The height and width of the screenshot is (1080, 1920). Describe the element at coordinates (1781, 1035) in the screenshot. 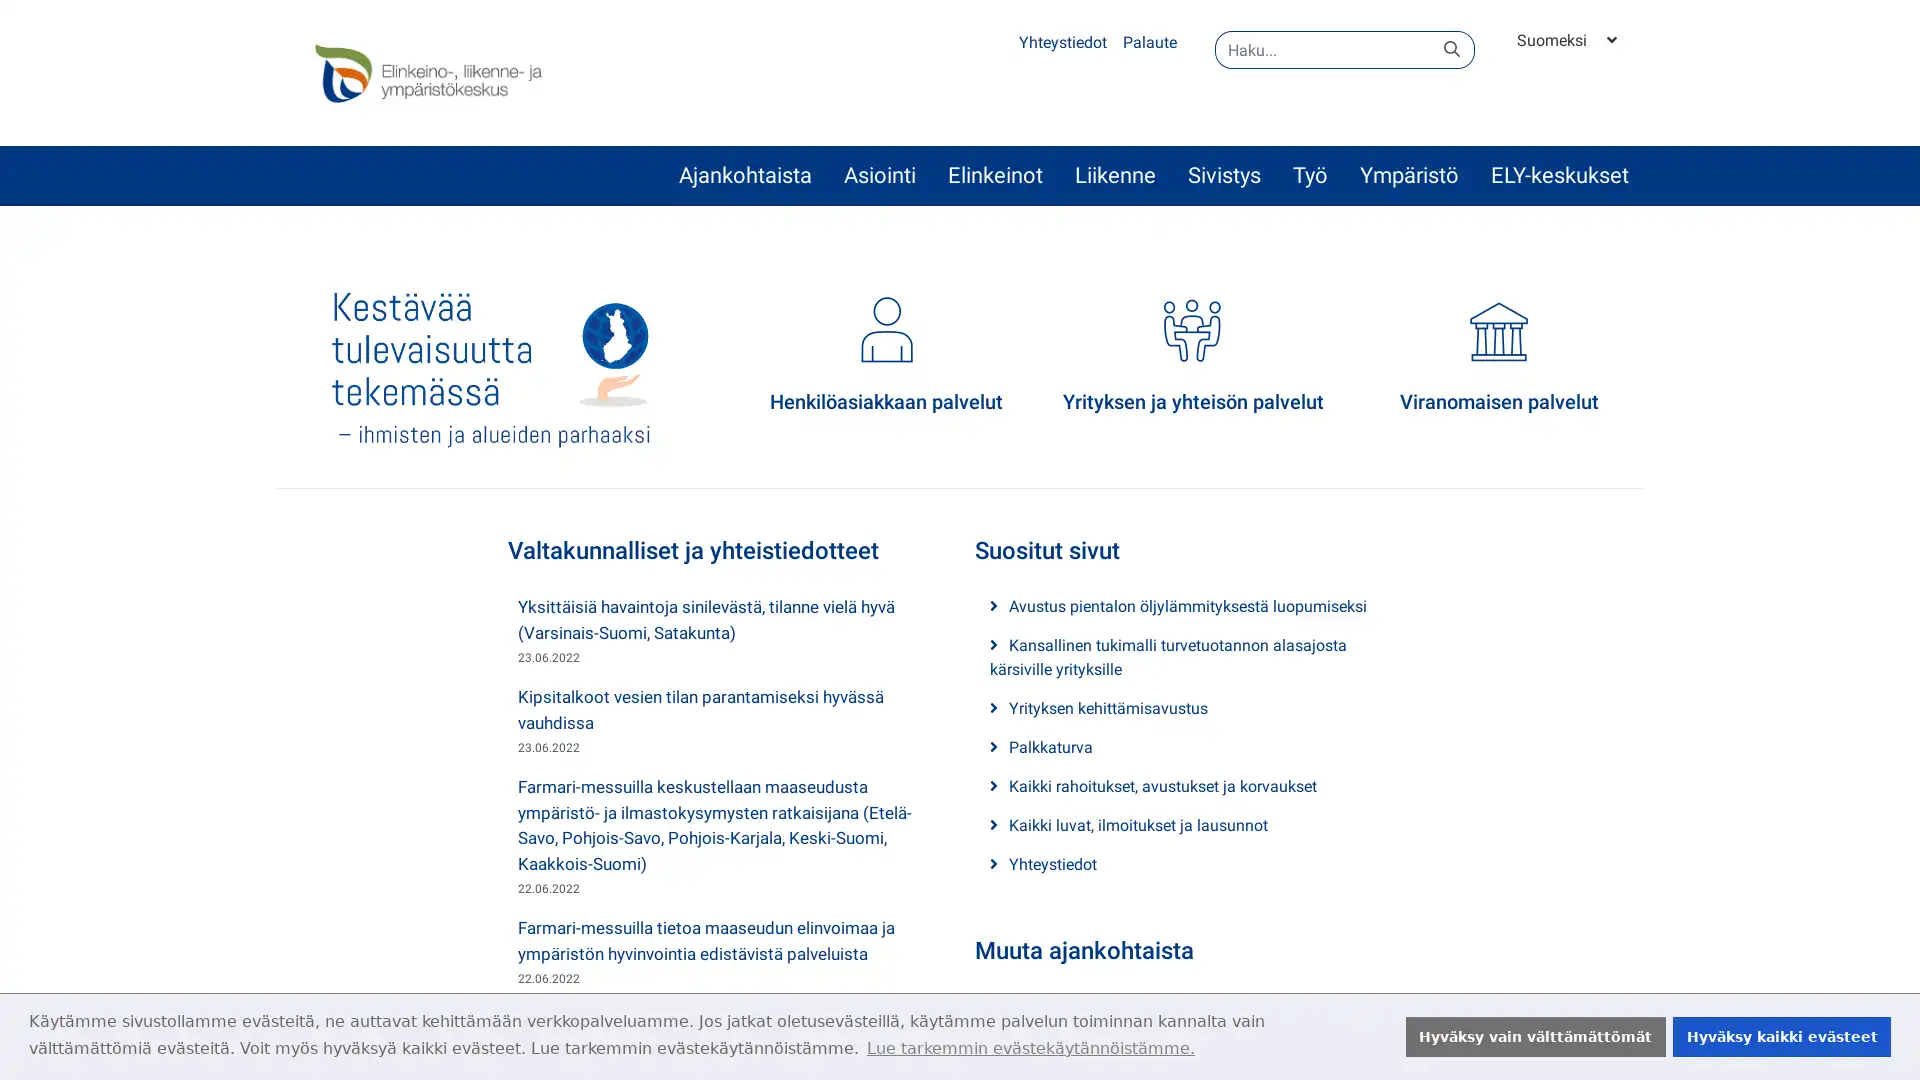

I see `allow cookies` at that location.